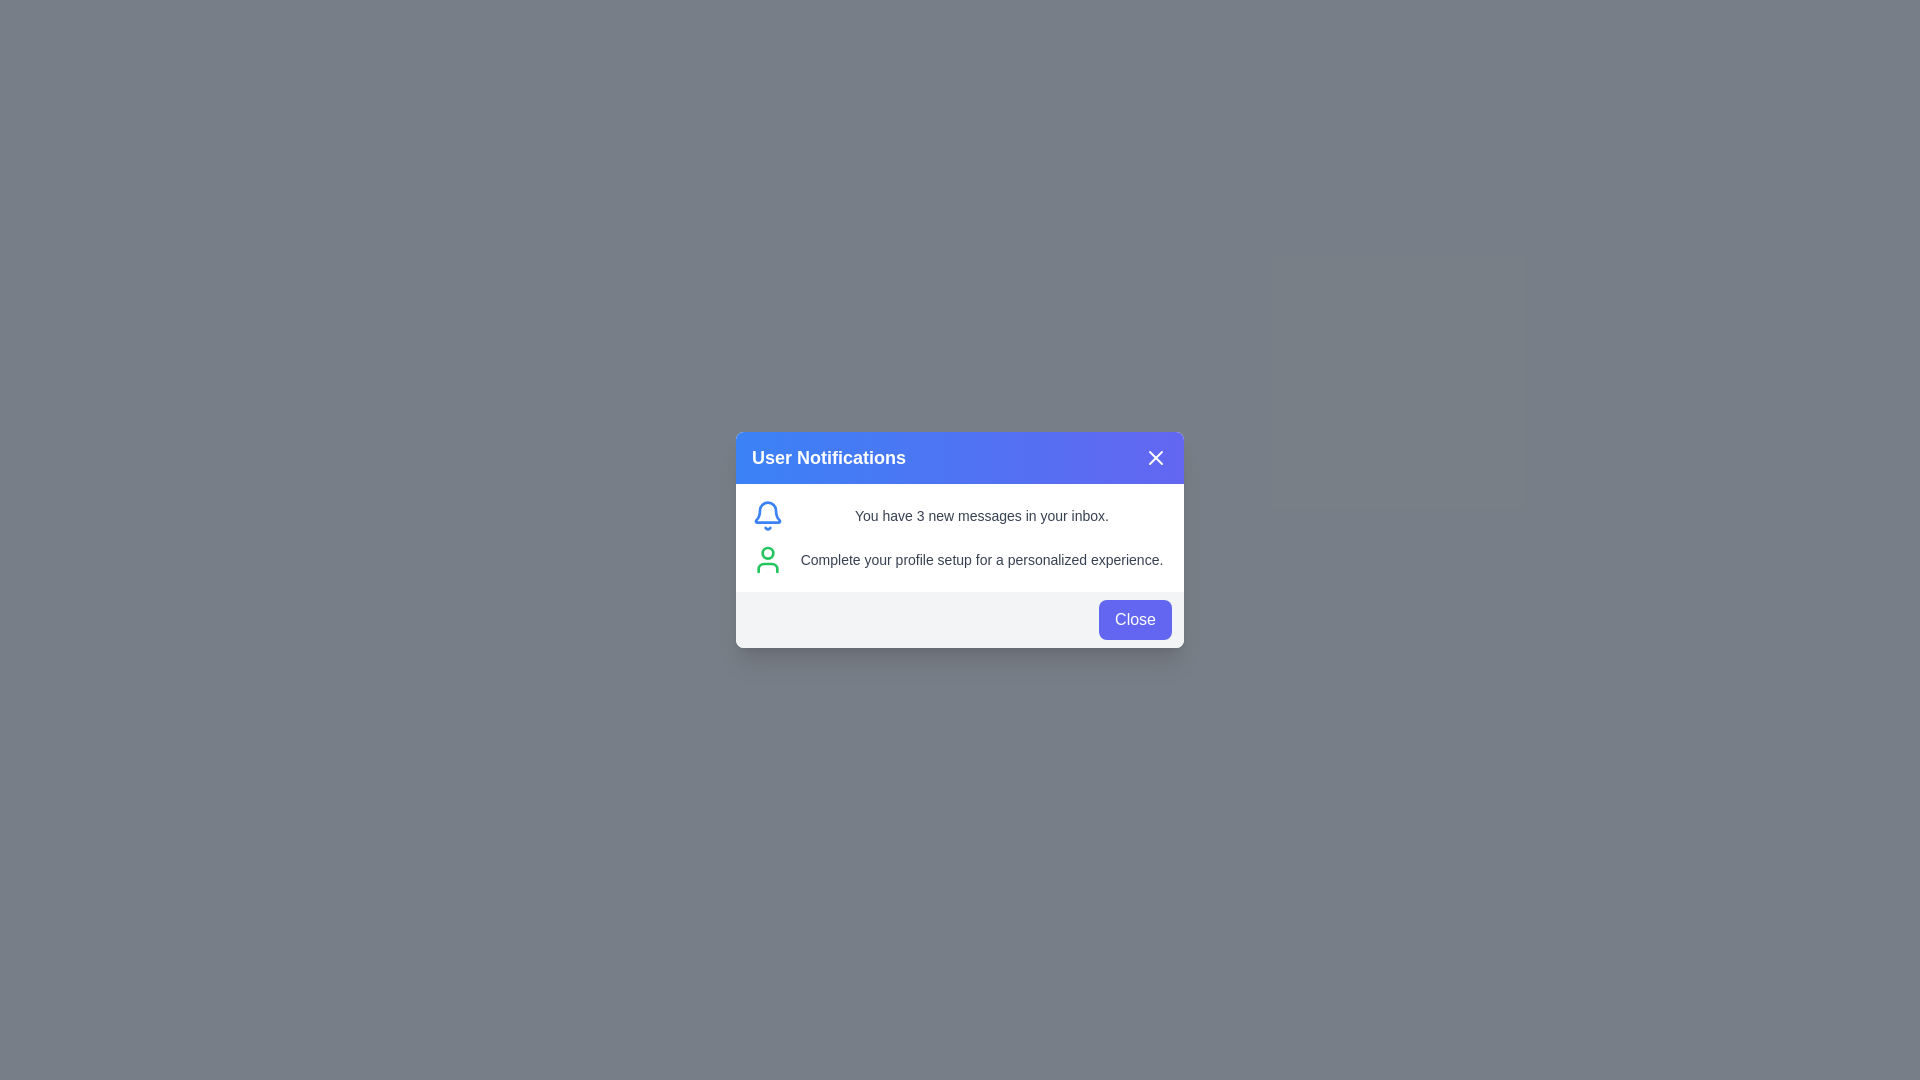  Describe the element at coordinates (1156, 458) in the screenshot. I see `the close button located in the top-right corner of the 'User Notifications' dialog` at that location.